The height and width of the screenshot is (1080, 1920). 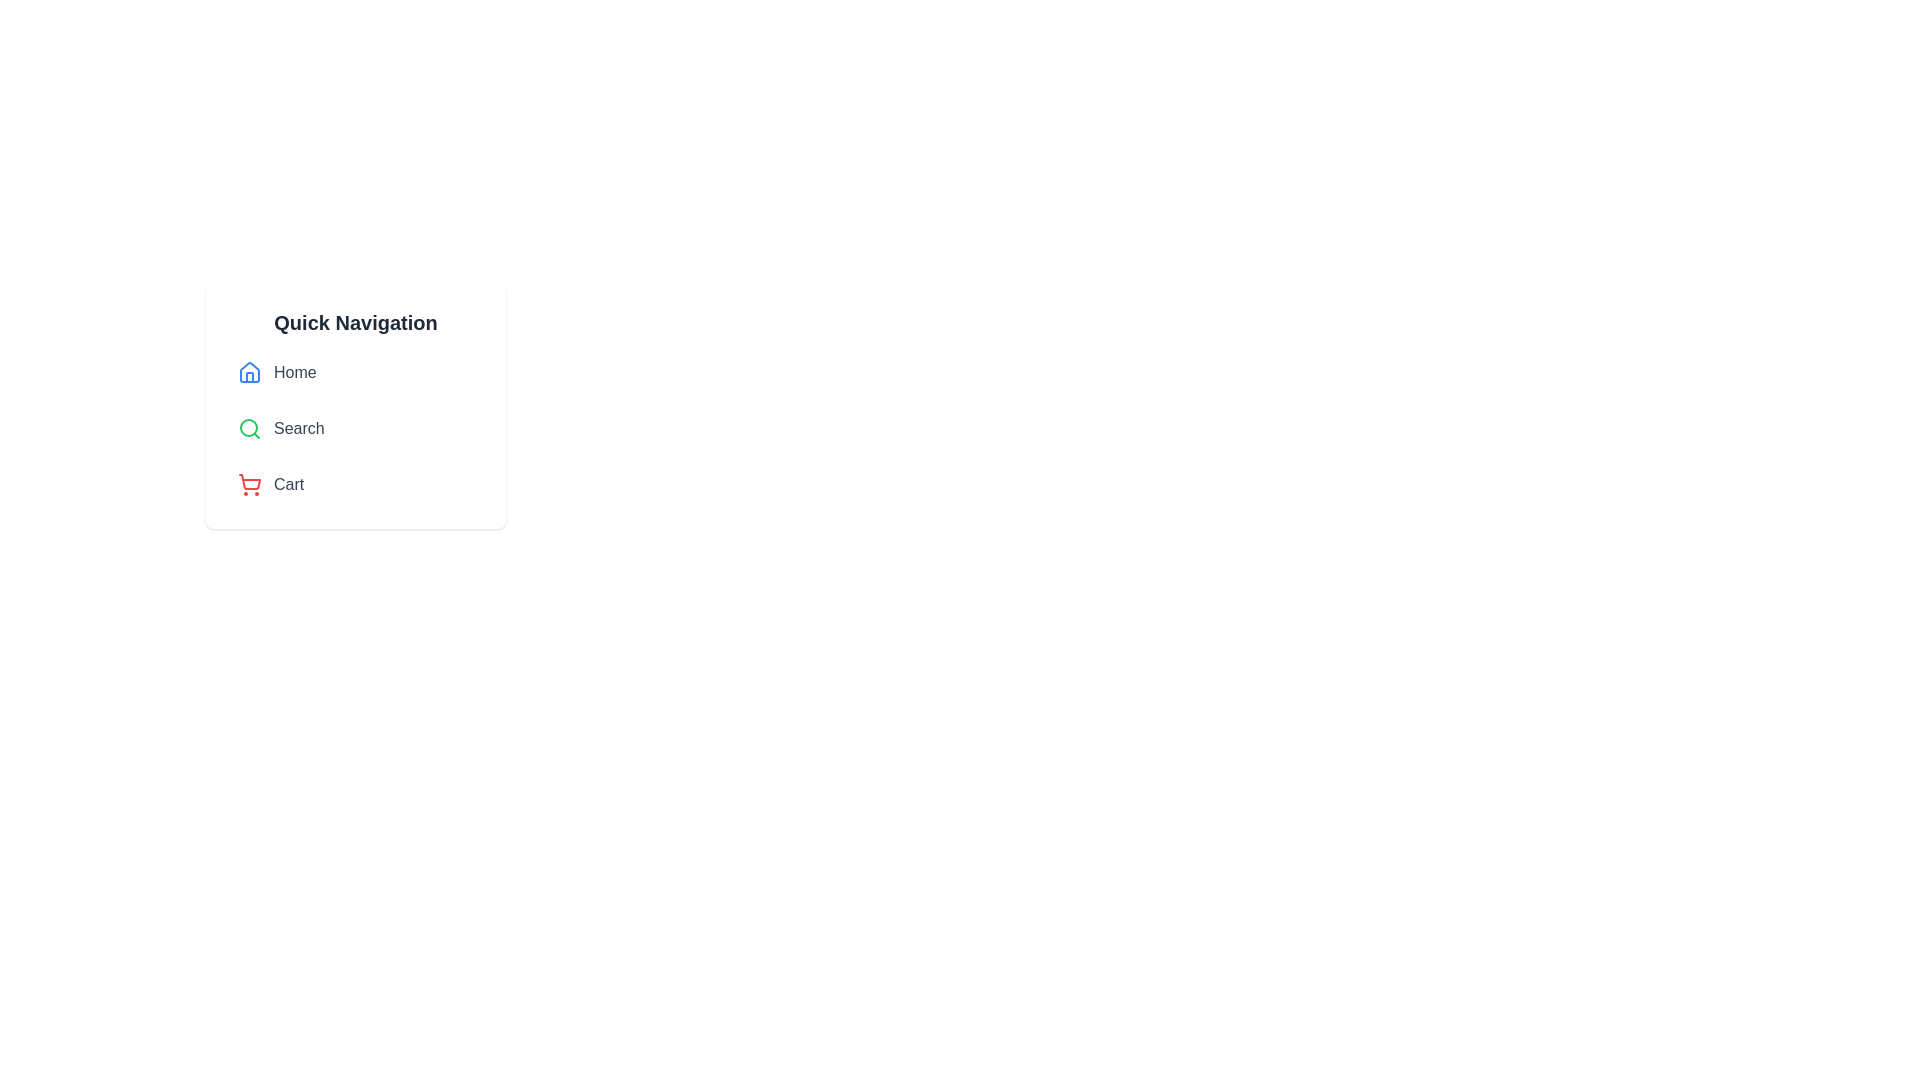 What do you see at coordinates (355, 485) in the screenshot?
I see `the 'Cart' button, which is a red shopping cart icon with the label 'Cart', the third item in the vertical navigation list` at bounding box center [355, 485].